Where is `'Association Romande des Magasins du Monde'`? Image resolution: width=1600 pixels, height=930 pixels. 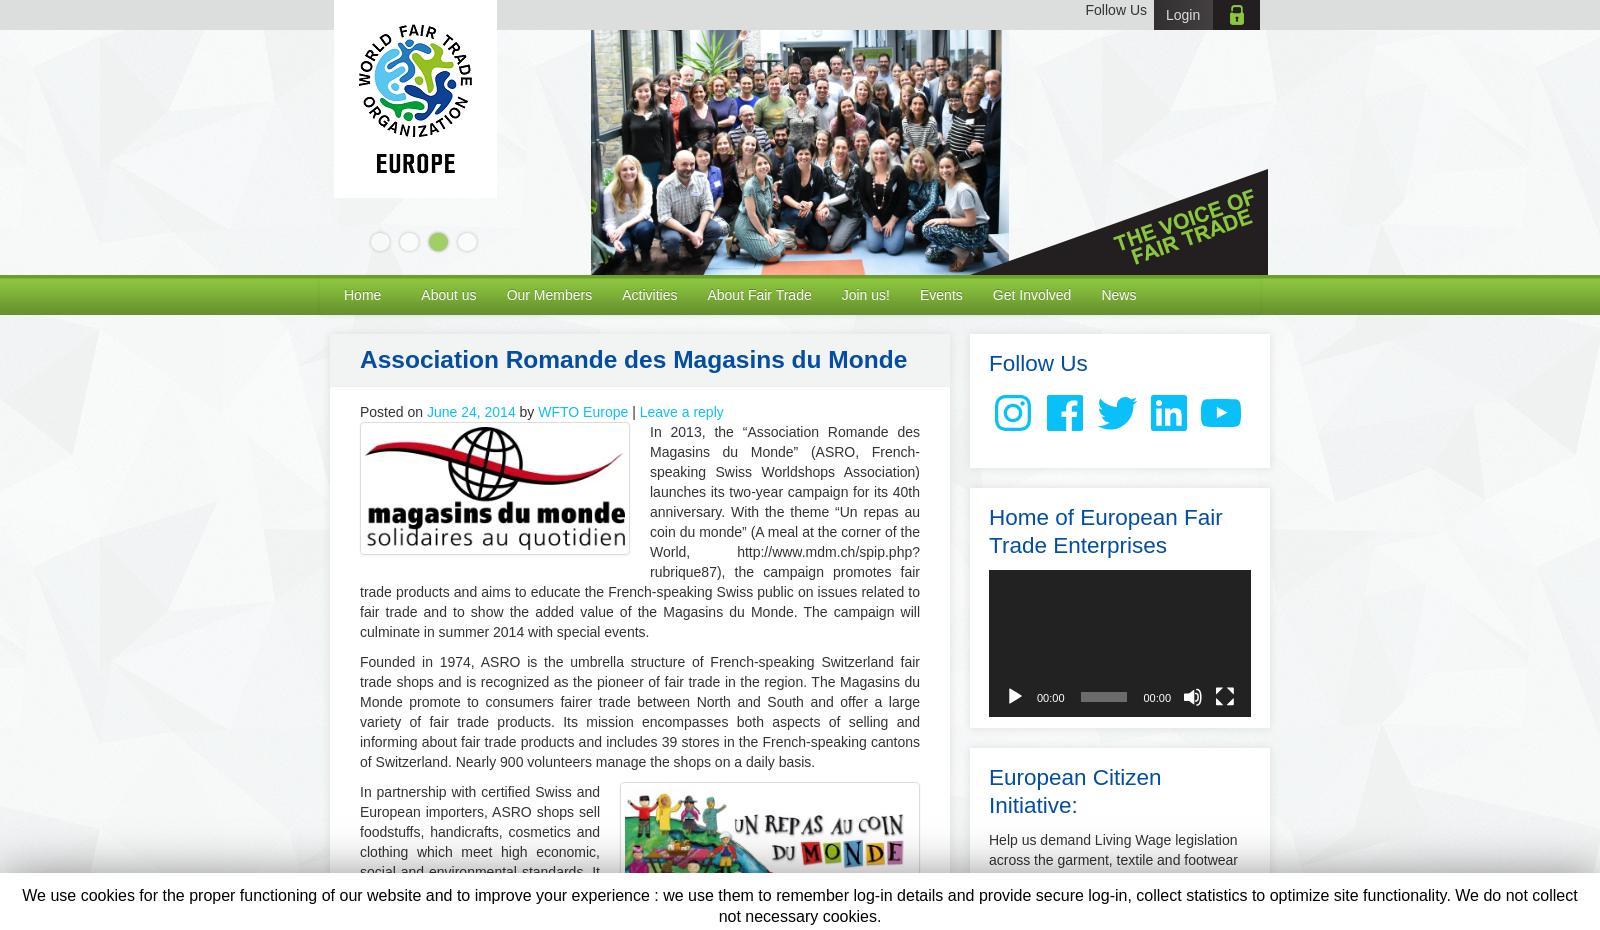
'Association Romande des Magasins du Monde' is located at coordinates (633, 358).